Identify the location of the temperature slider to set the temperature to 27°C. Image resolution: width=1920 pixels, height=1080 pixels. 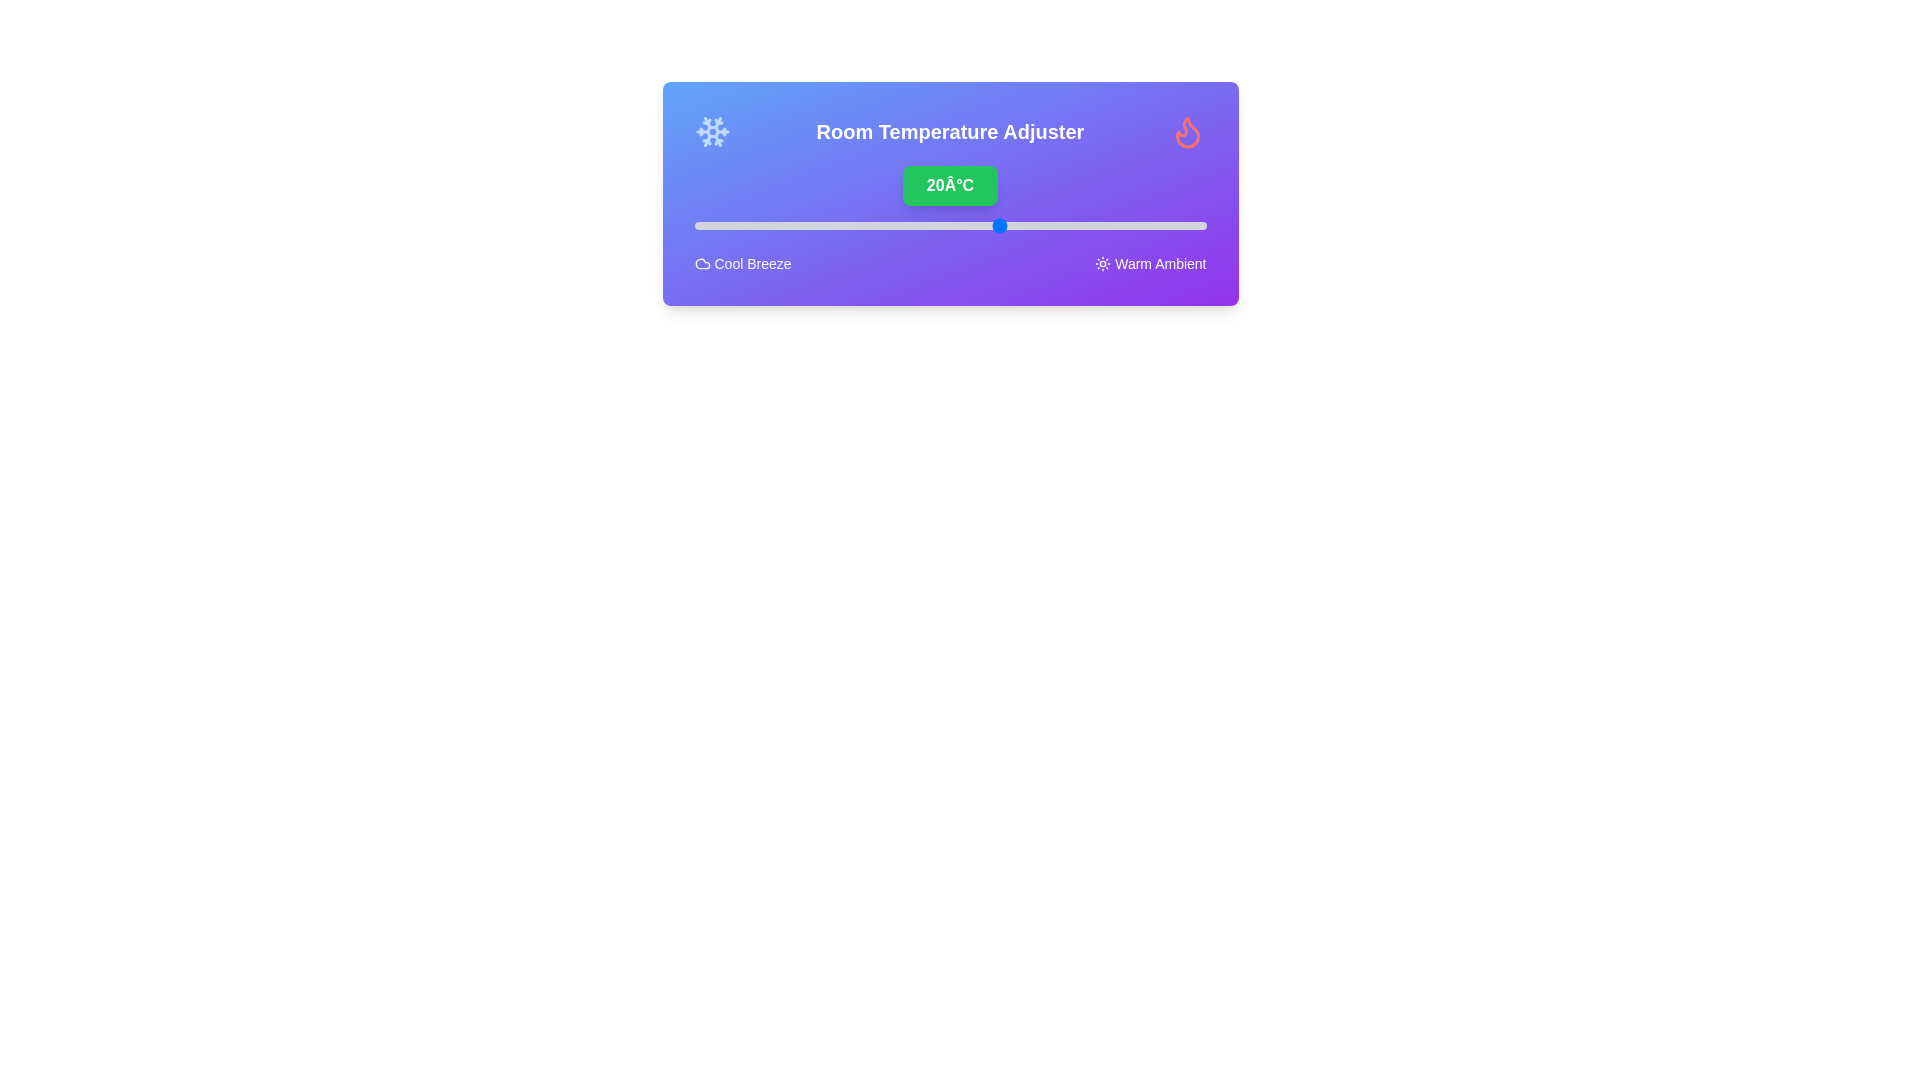
(1072, 225).